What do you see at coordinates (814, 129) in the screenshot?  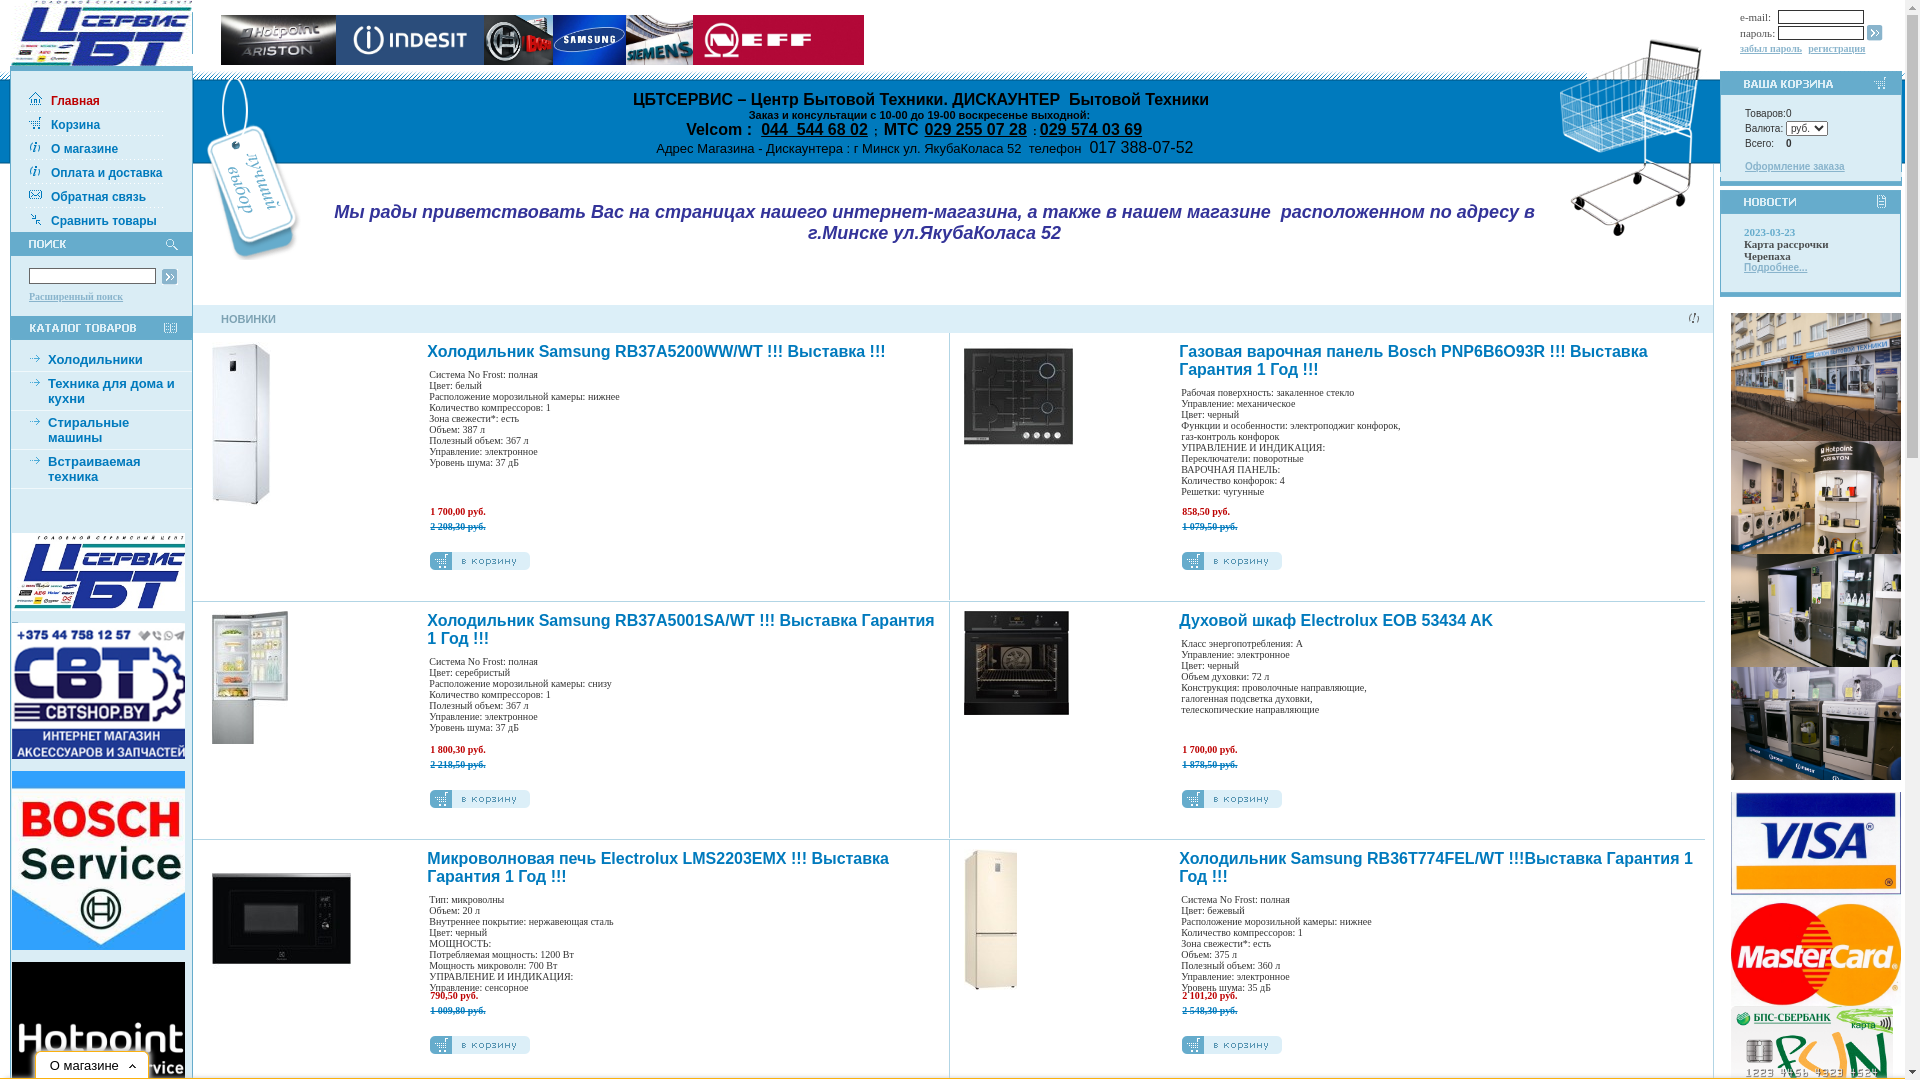 I see `'044  544 68 02'` at bounding box center [814, 129].